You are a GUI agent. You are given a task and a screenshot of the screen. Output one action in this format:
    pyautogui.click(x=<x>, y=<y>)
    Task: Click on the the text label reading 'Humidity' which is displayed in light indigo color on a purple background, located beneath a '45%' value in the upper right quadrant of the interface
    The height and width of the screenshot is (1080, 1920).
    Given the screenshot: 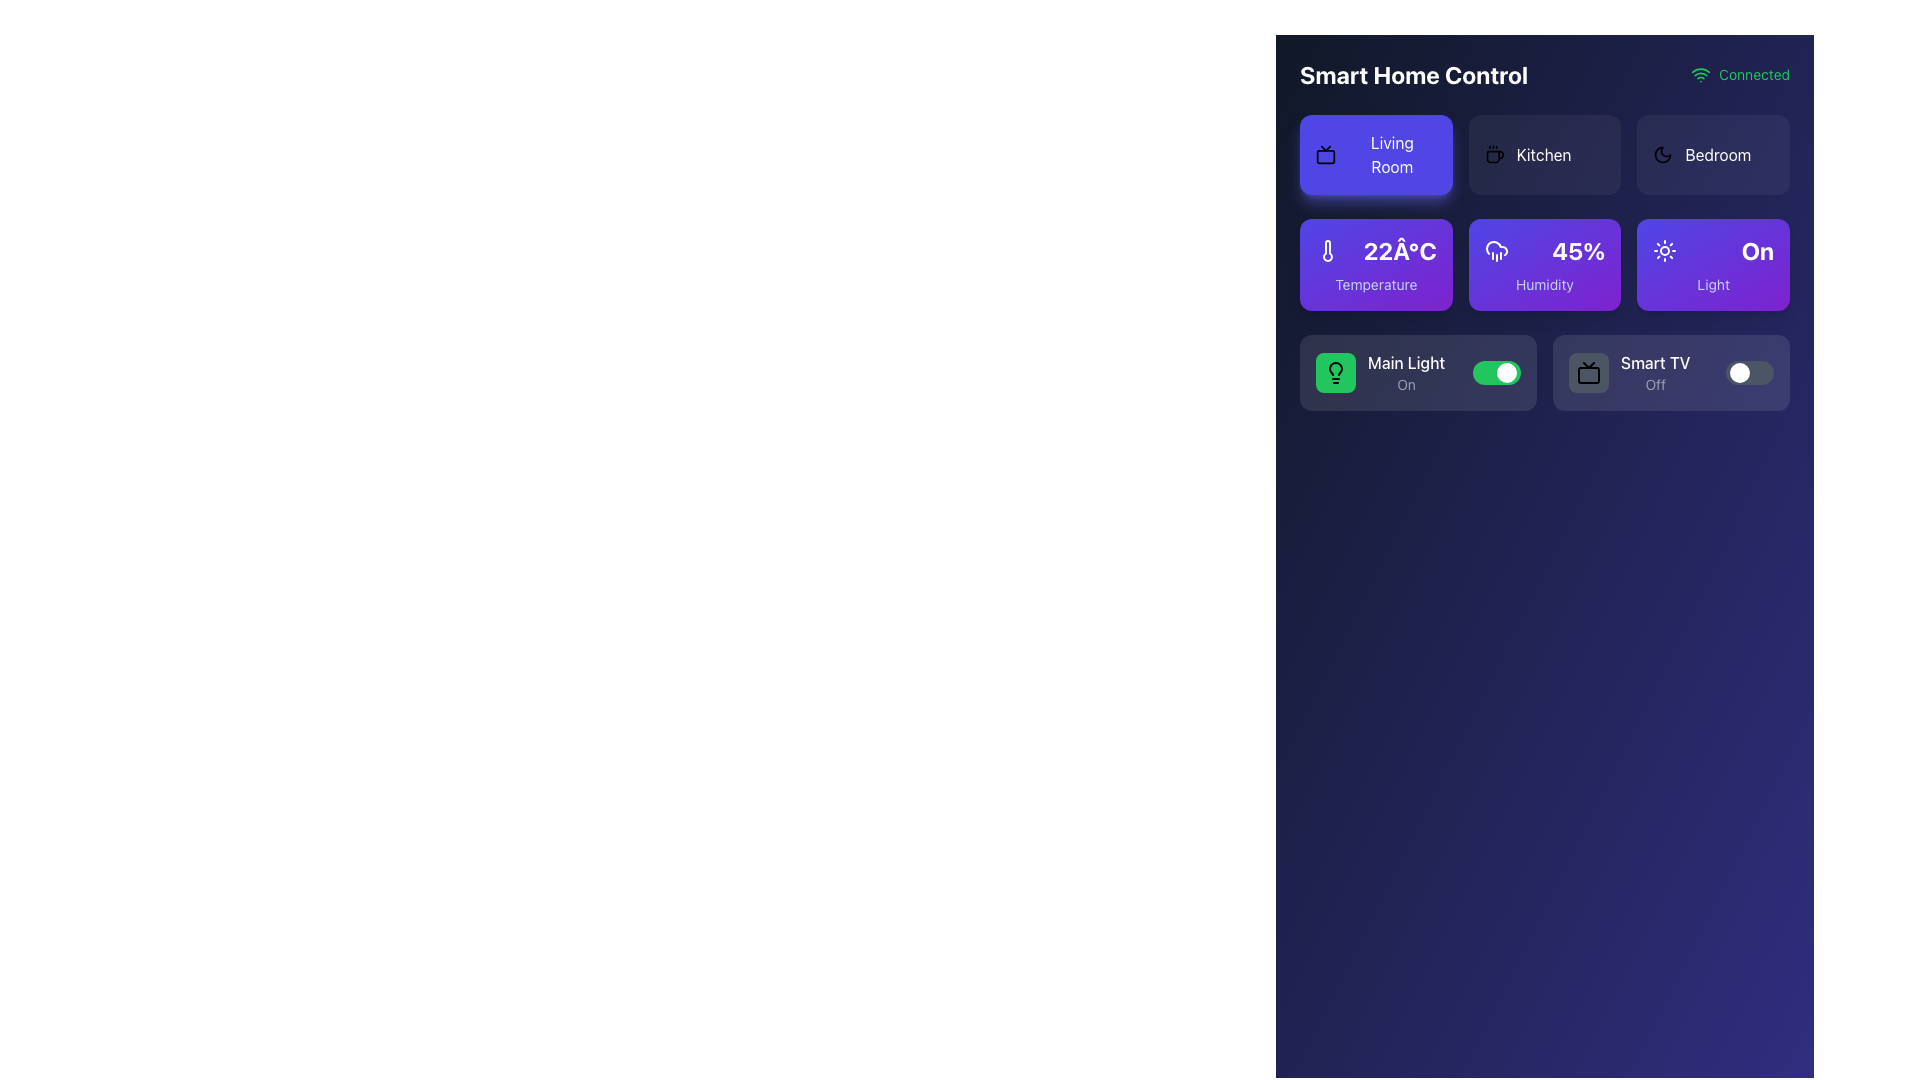 What is the action you would take?
    pyautogui.click(x=1544, y=285)
    